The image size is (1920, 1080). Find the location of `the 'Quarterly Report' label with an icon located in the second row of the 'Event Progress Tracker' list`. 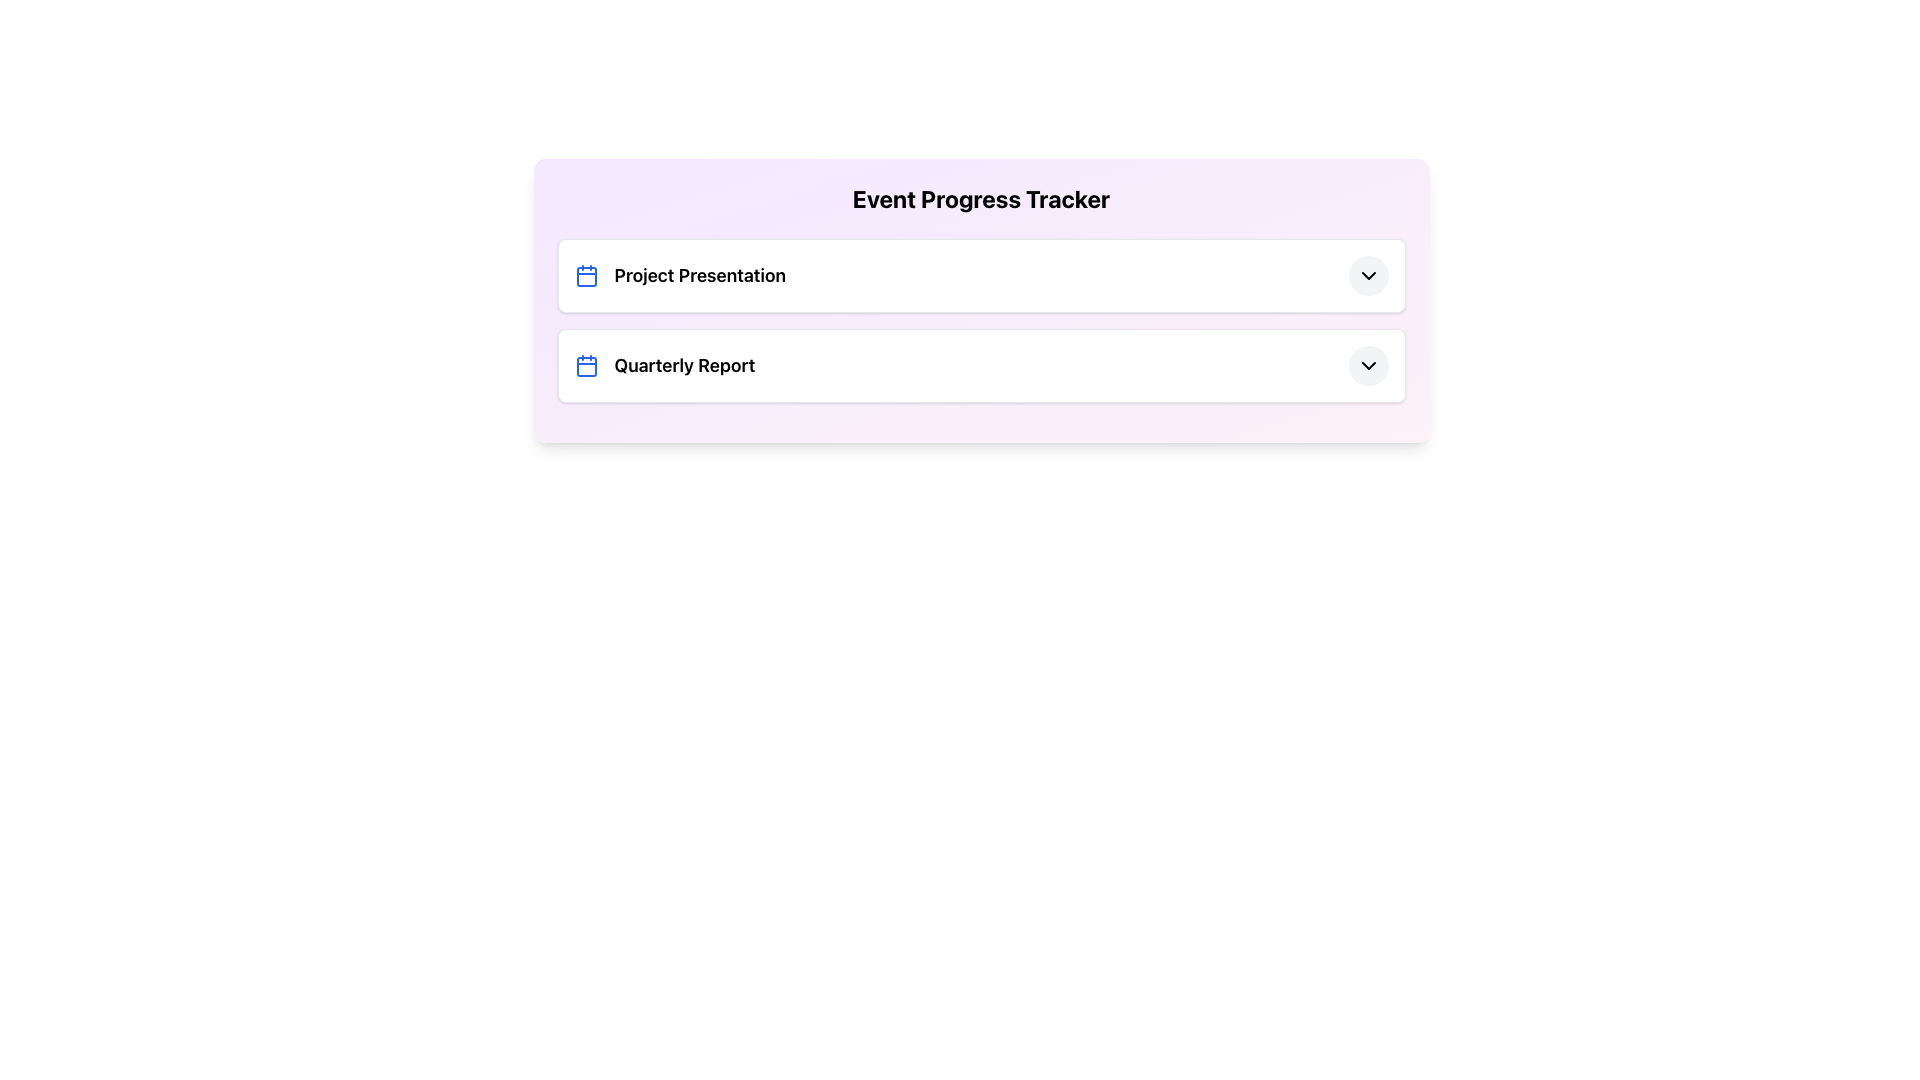

the 'Quarterly Report' label with an icon located in the second row of the 'Event Progress Tracker' list is located at coordinates (664, 366).